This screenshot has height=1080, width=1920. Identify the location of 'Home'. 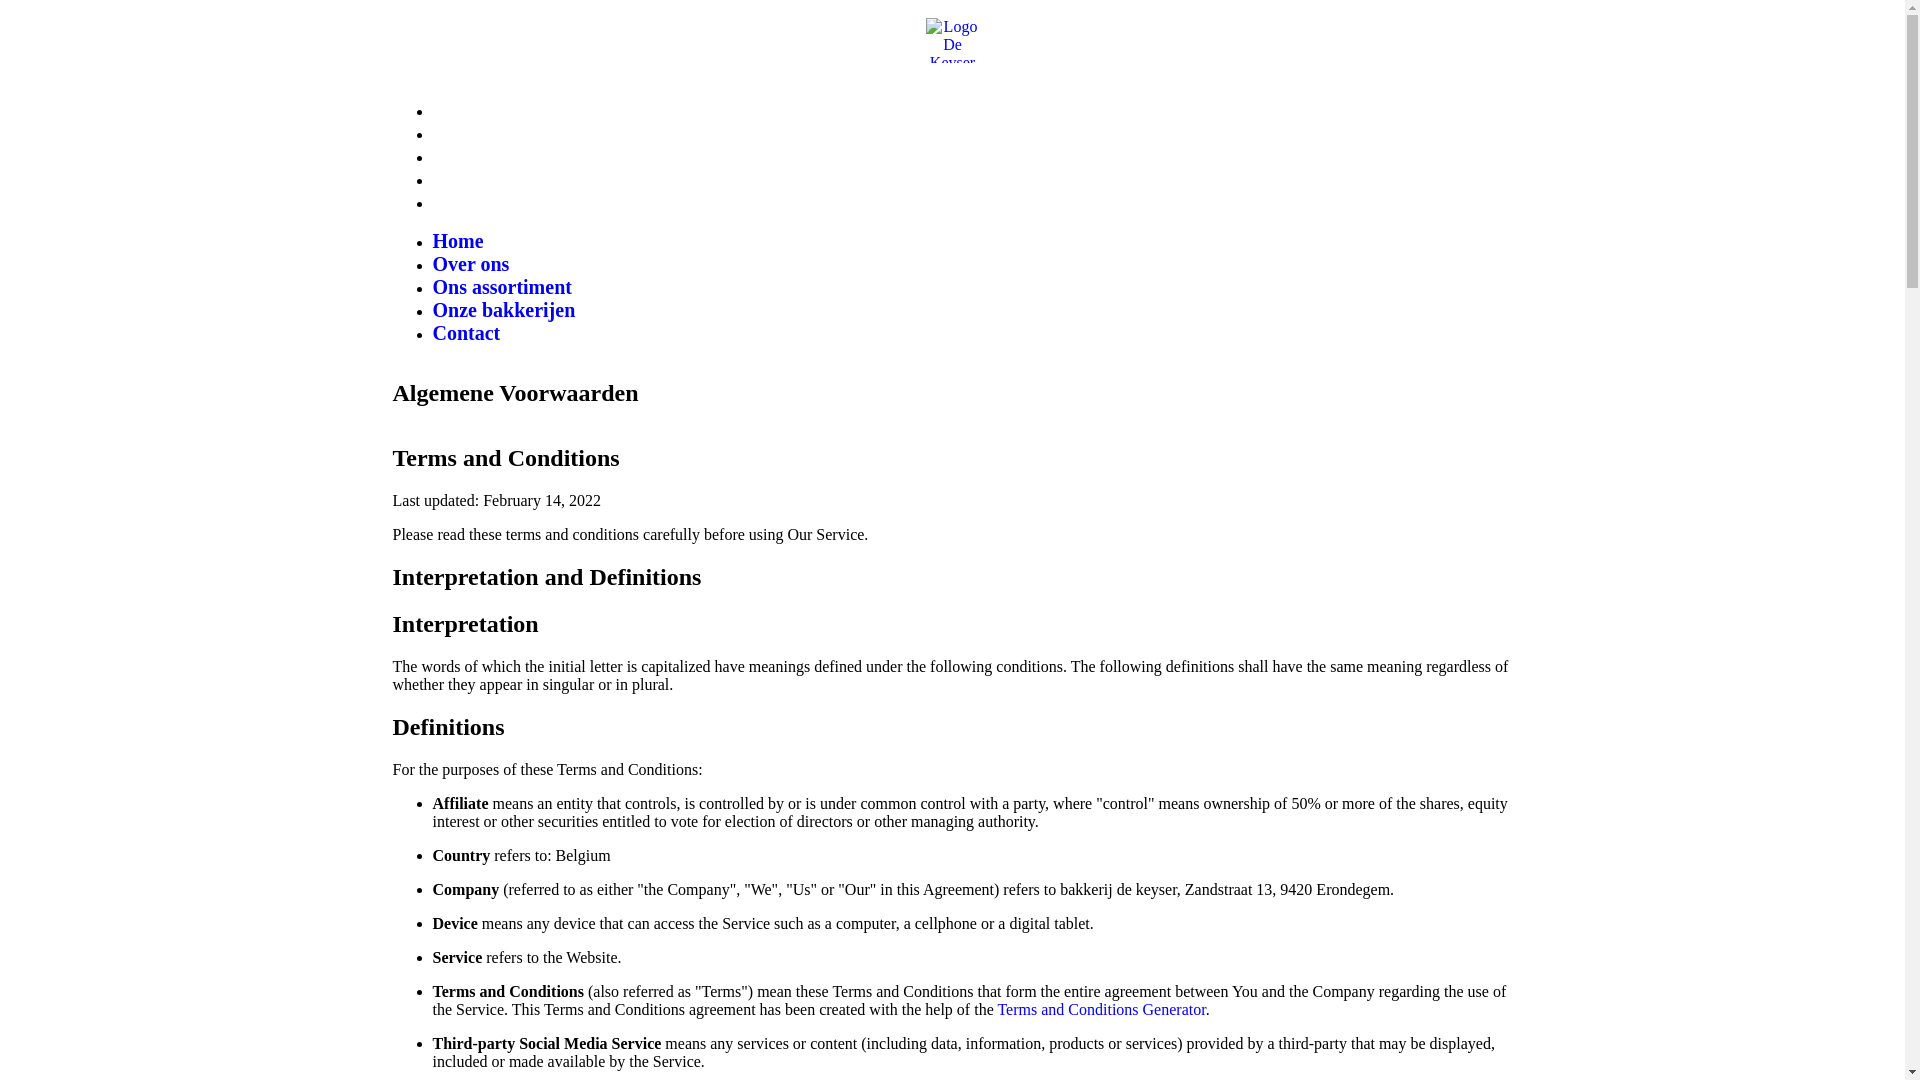
(456, 239).